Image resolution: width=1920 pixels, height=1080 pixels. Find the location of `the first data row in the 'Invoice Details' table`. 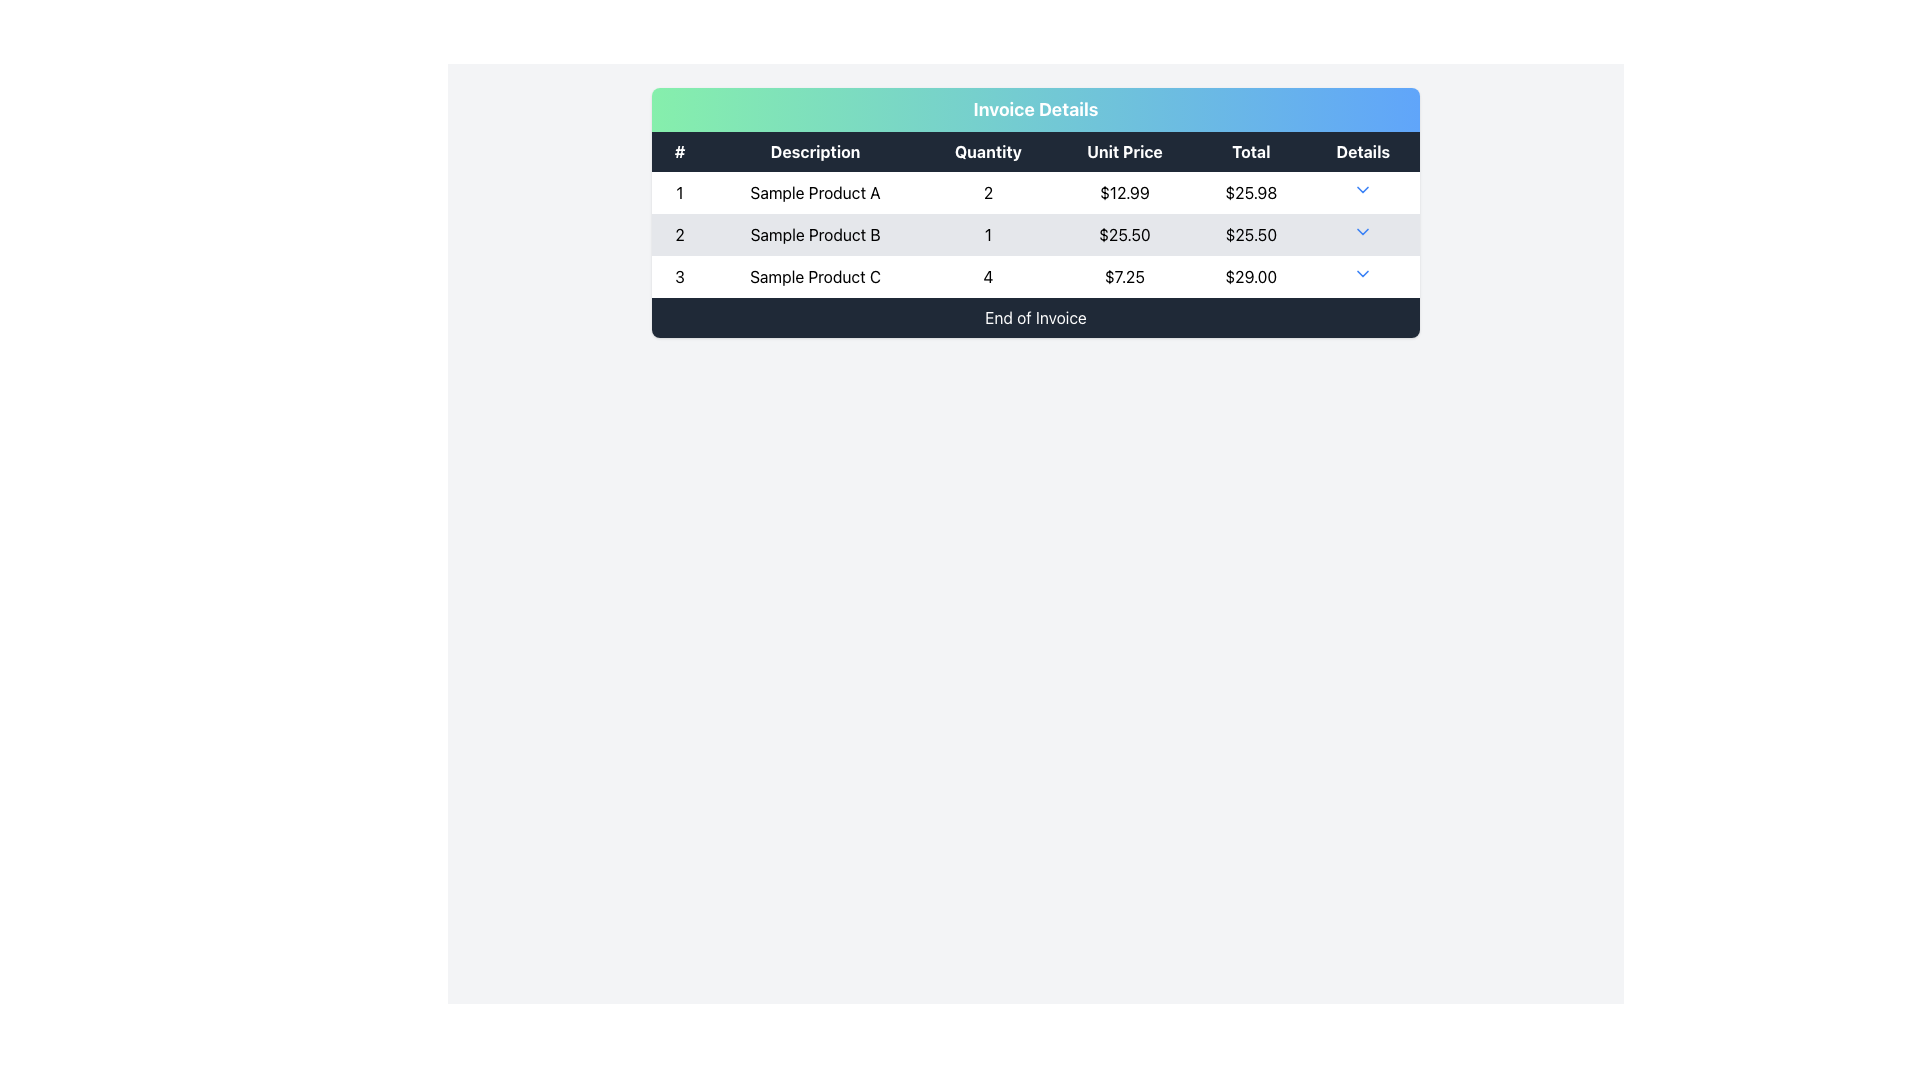

the first data row in the 'Invoice Details' table is located at coordinates (1036, 192).